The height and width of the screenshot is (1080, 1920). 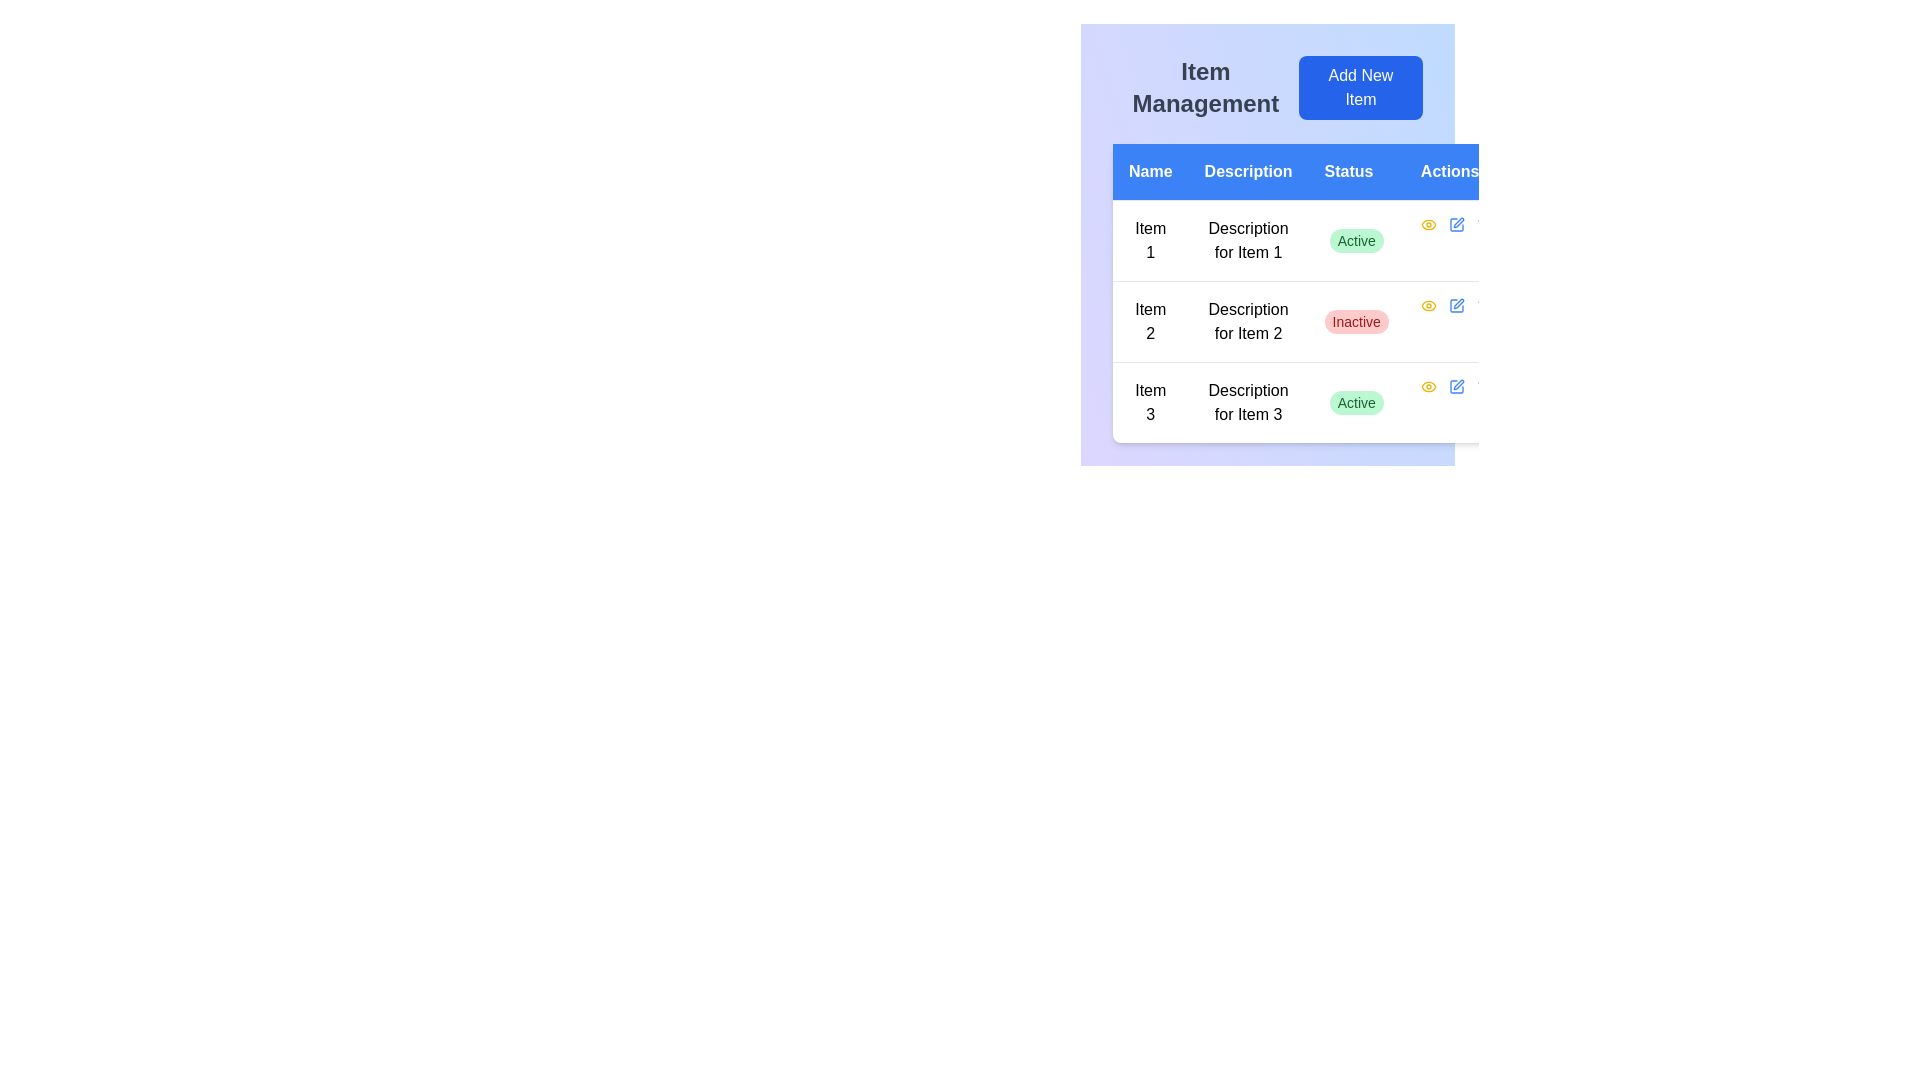 What do you see at coordinates (1204, 87) in the screenshot?
I see `the static text heading in the upper-left portion of the interface, which serves as a section title above the item data table and to the left of the 'Add New Item' button` at bounding box center [1204, 87].